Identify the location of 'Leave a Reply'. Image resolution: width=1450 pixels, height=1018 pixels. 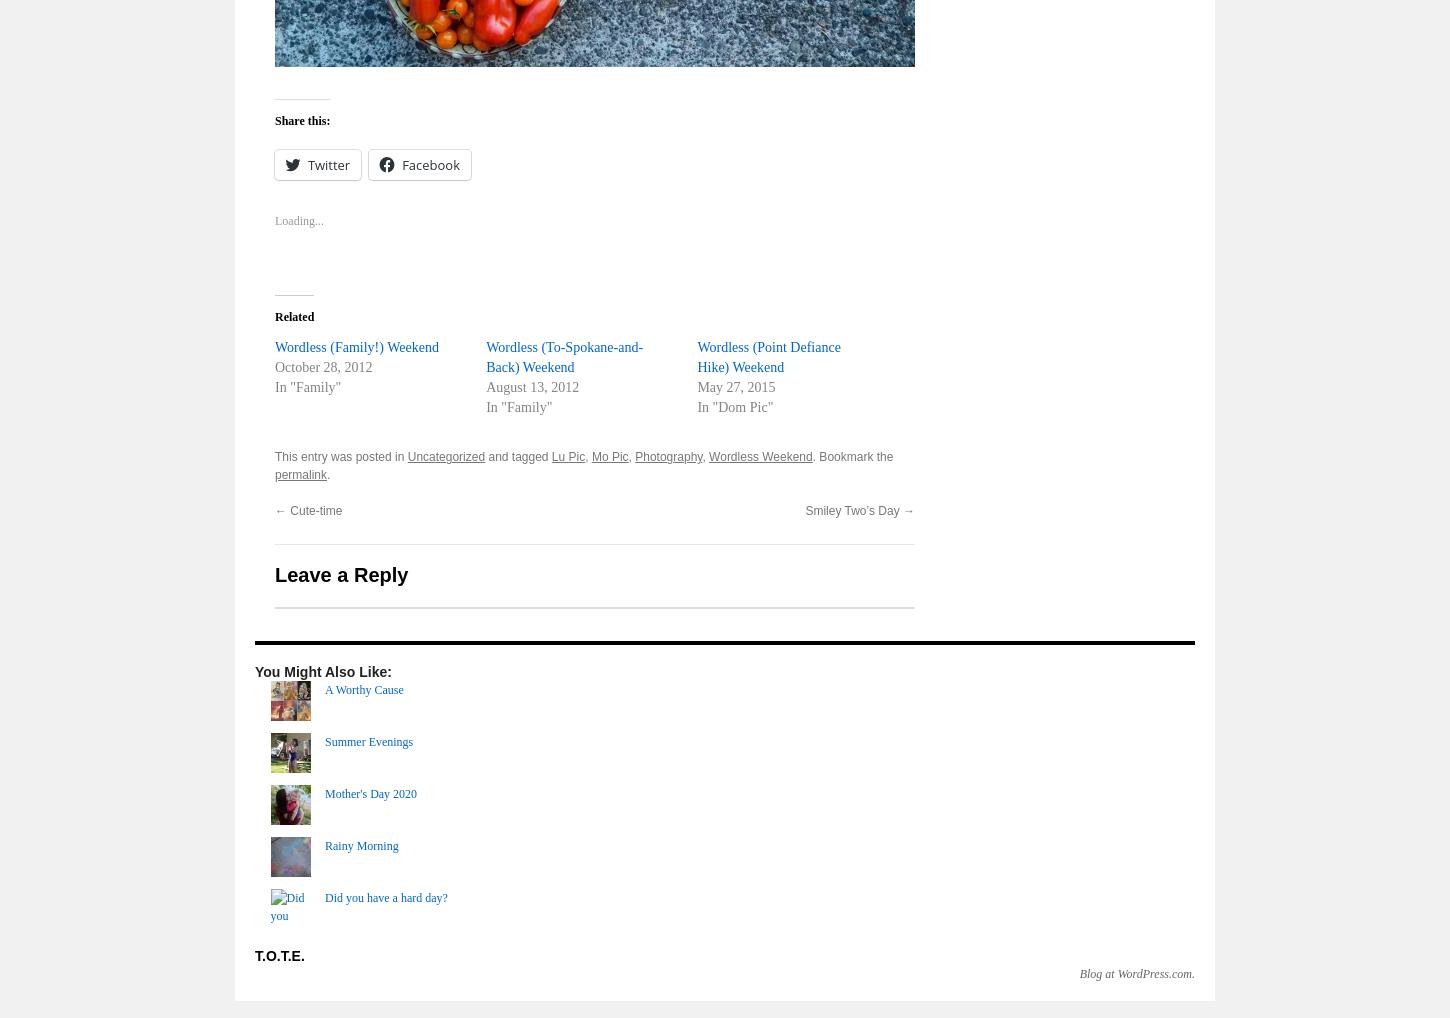
(341, 574).